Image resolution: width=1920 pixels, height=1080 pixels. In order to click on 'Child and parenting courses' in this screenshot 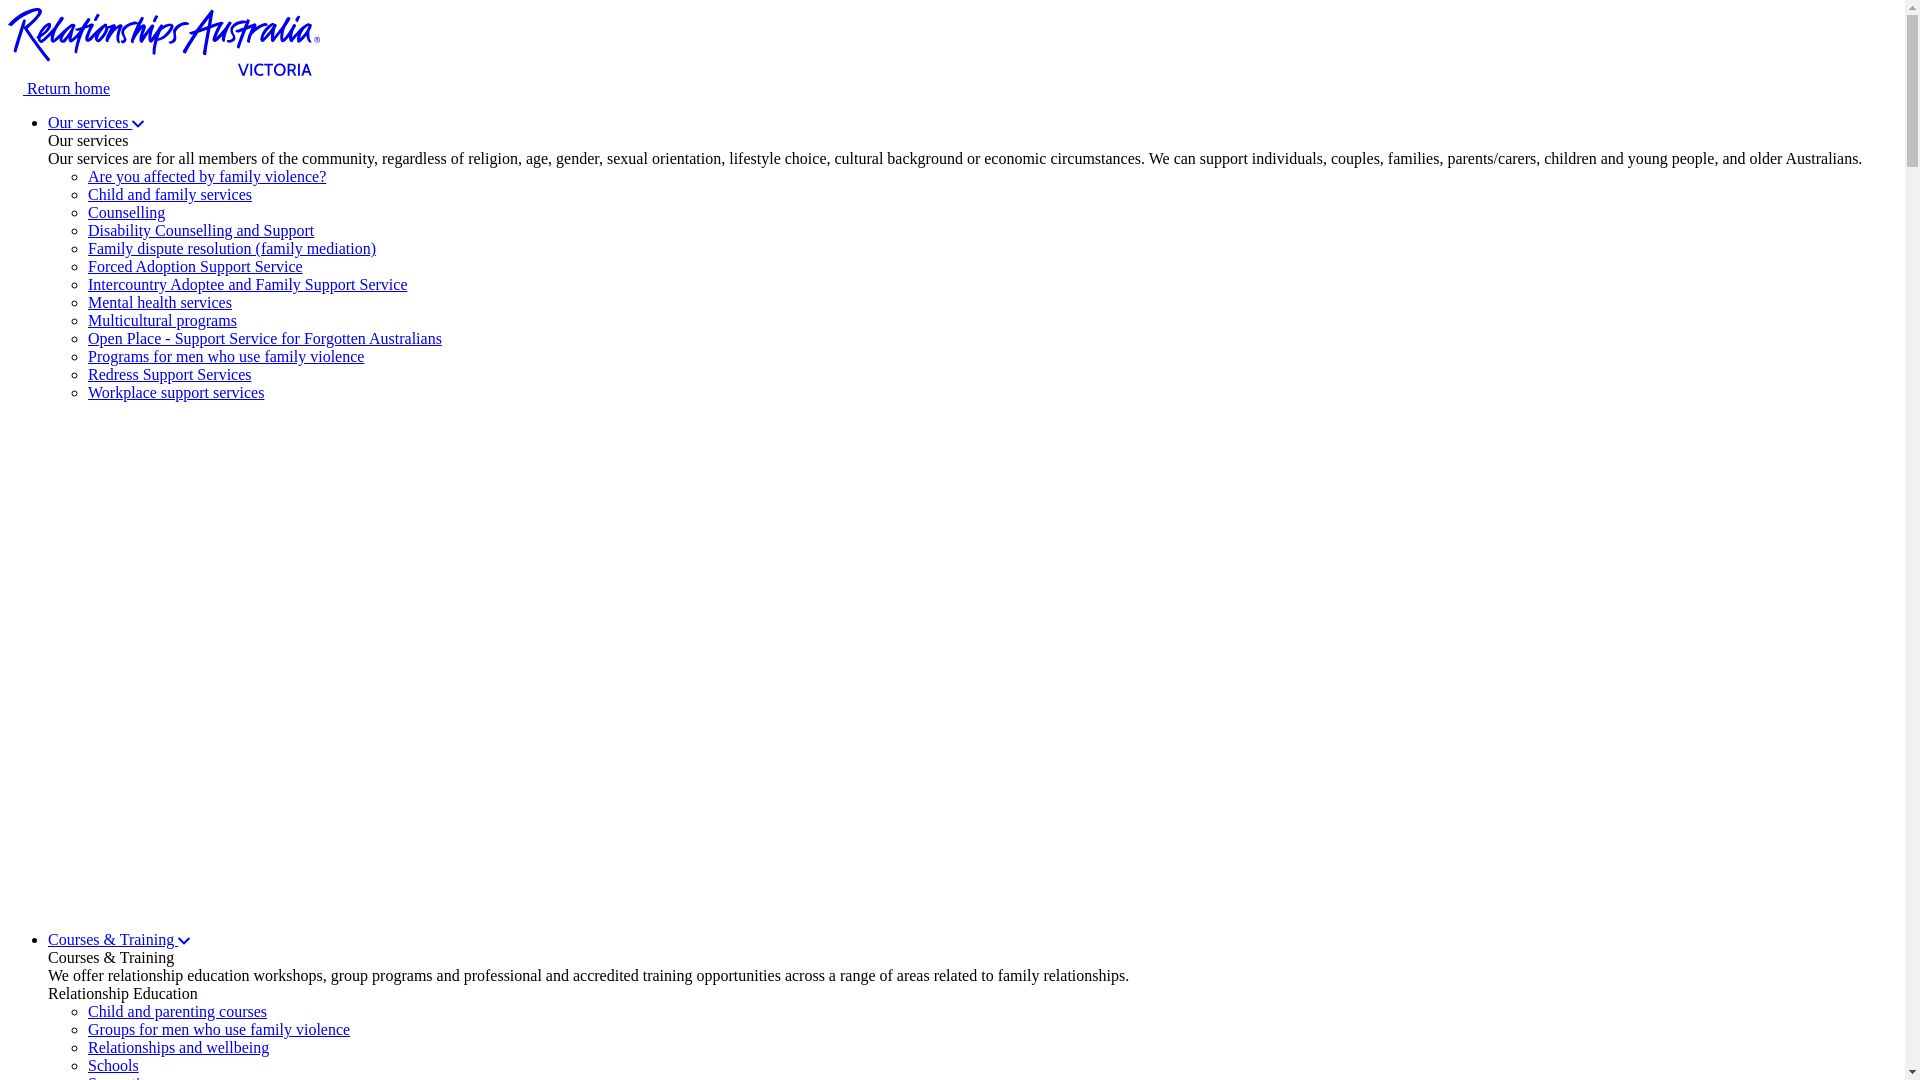, I will do `click(86, 1011)`.